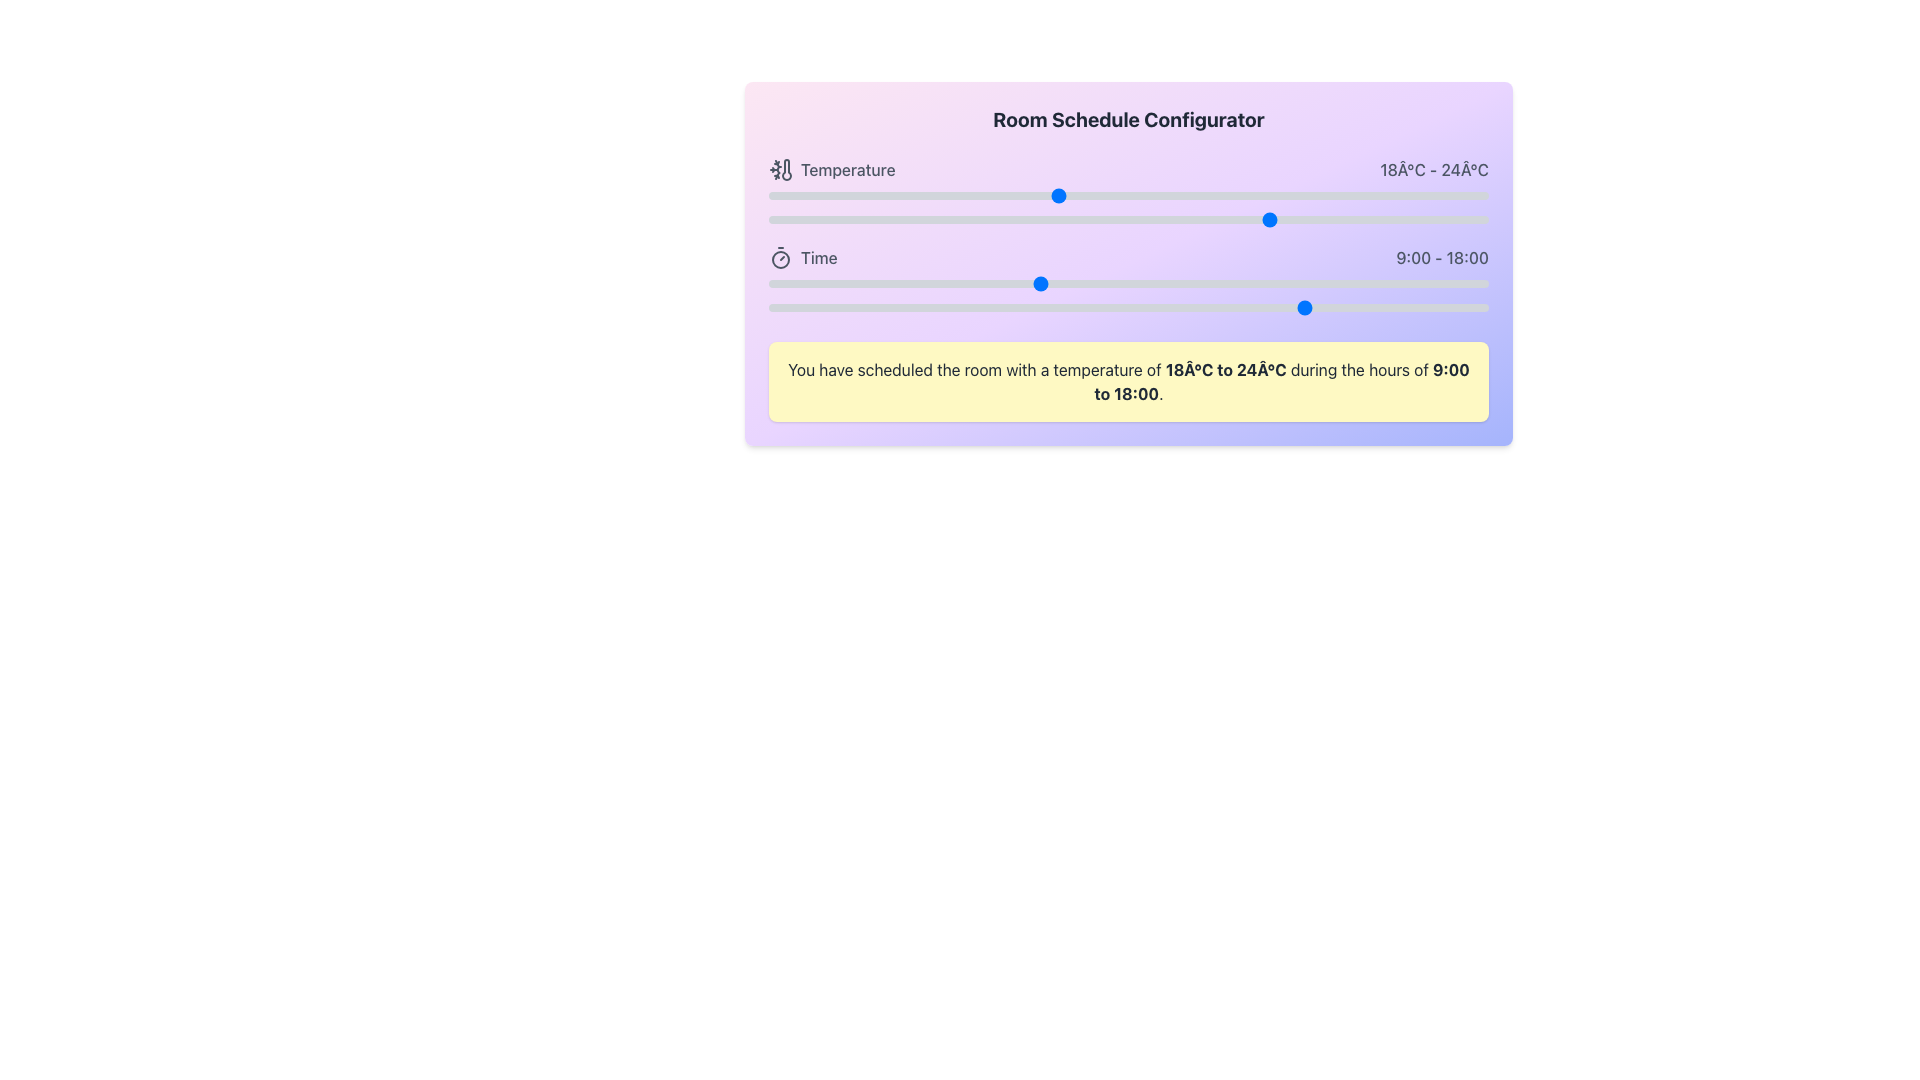 Image resolution: width=1920 pixels, height=1080 pixels. I want to click on the slider, so click(1055, 192).